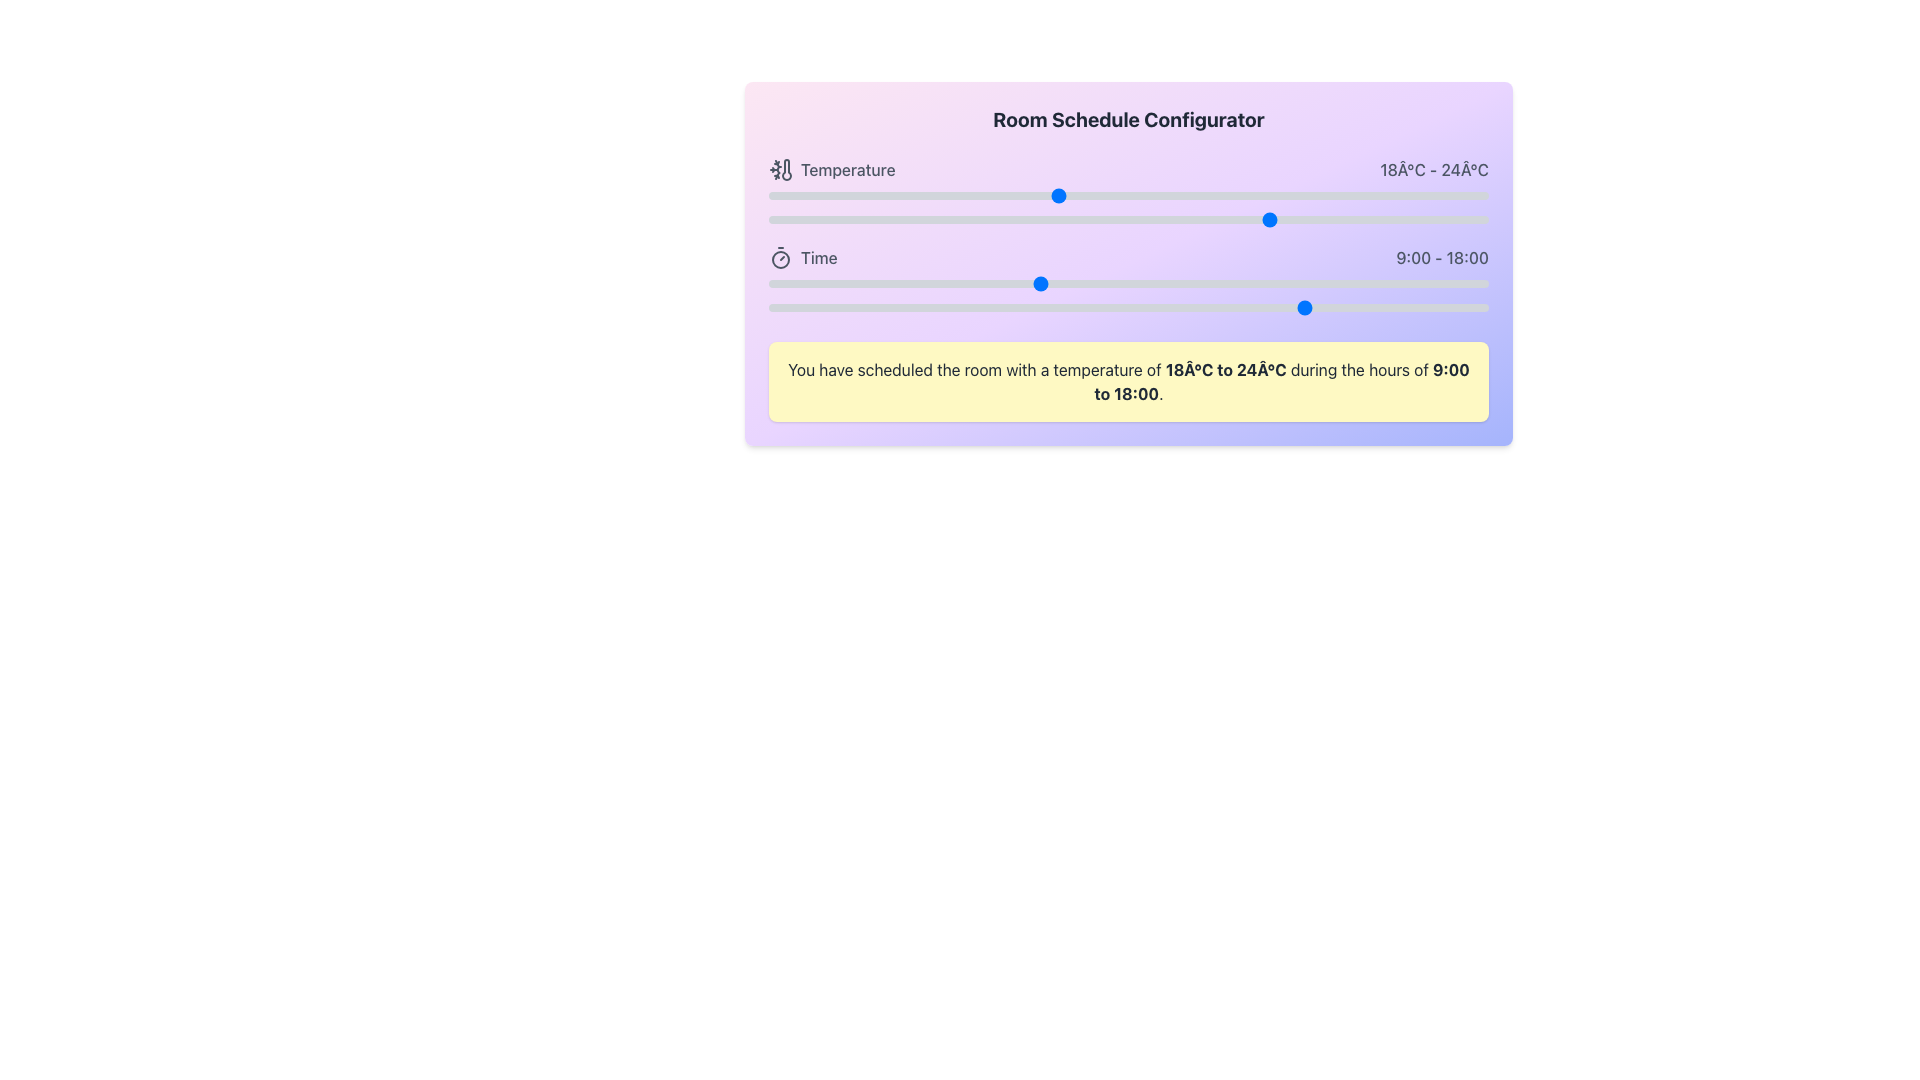 Image resolution: width=1920 pixels, height=1080 pixels. I want to click on the slider, so click(1055, 192).